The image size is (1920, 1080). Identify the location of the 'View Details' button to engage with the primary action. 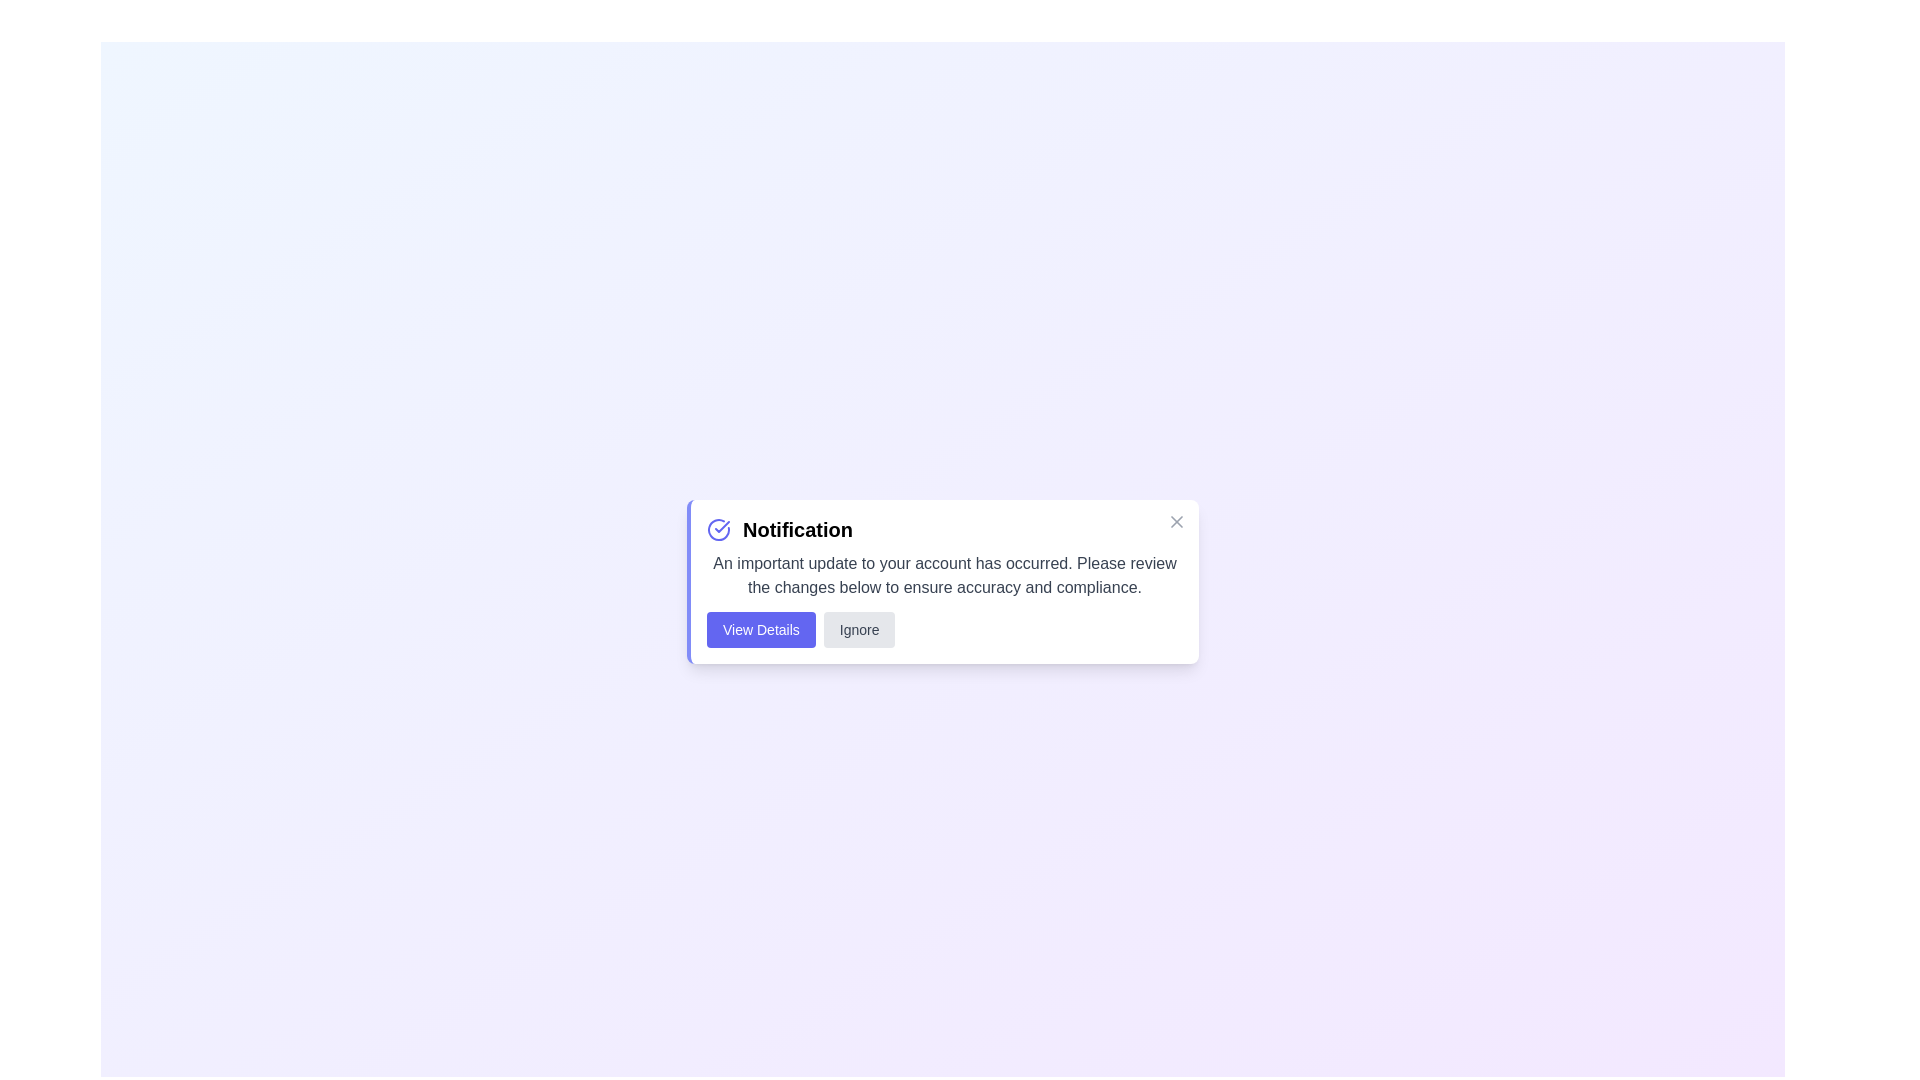
(760, 628).